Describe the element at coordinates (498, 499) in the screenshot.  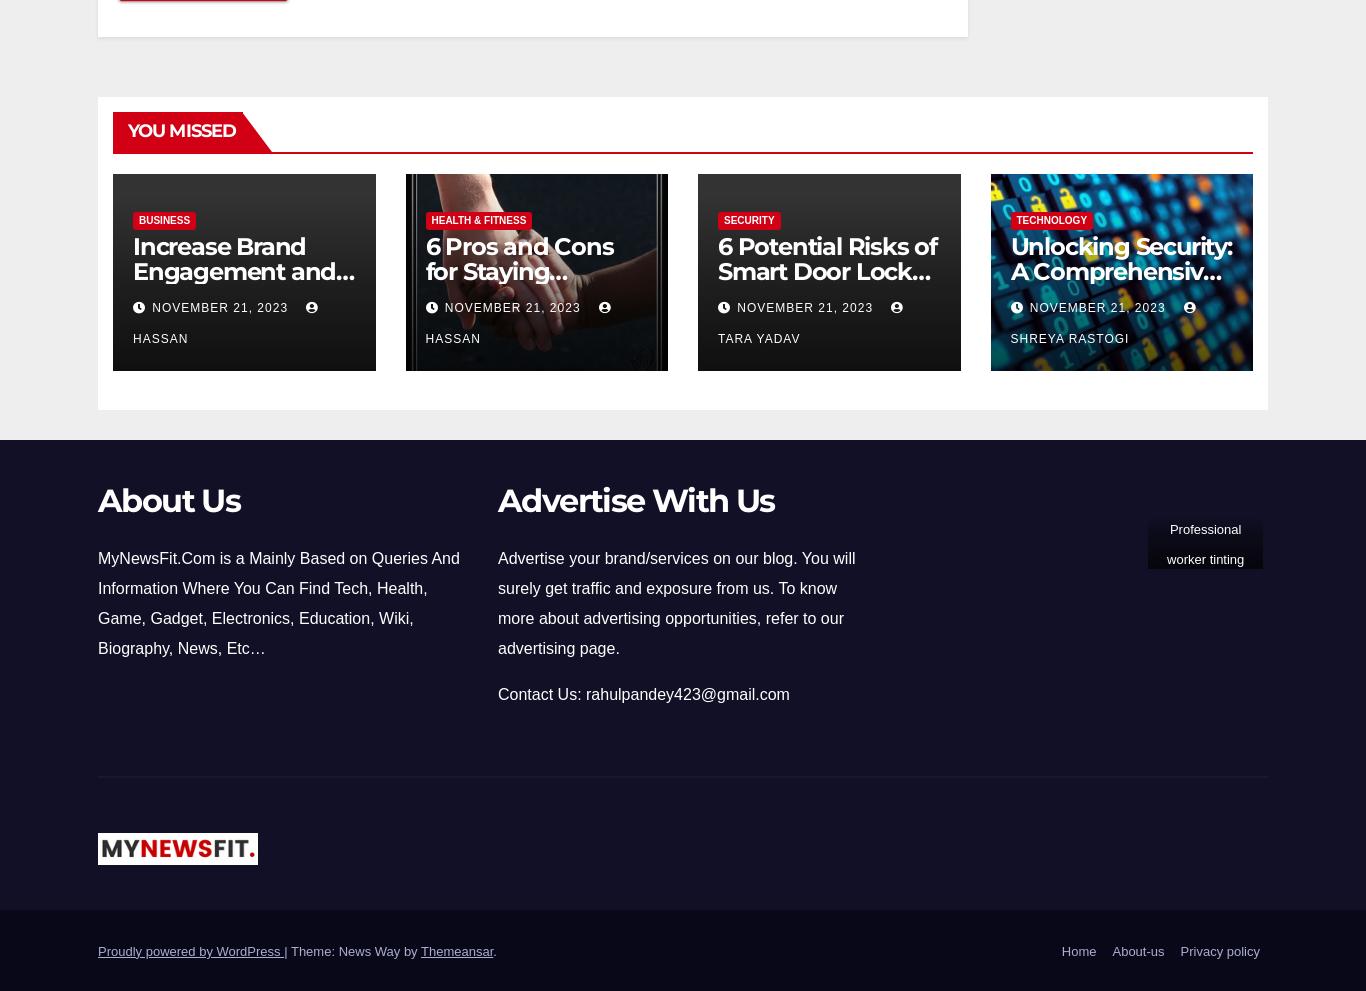
I see `'Advertise With Us'` at that location.